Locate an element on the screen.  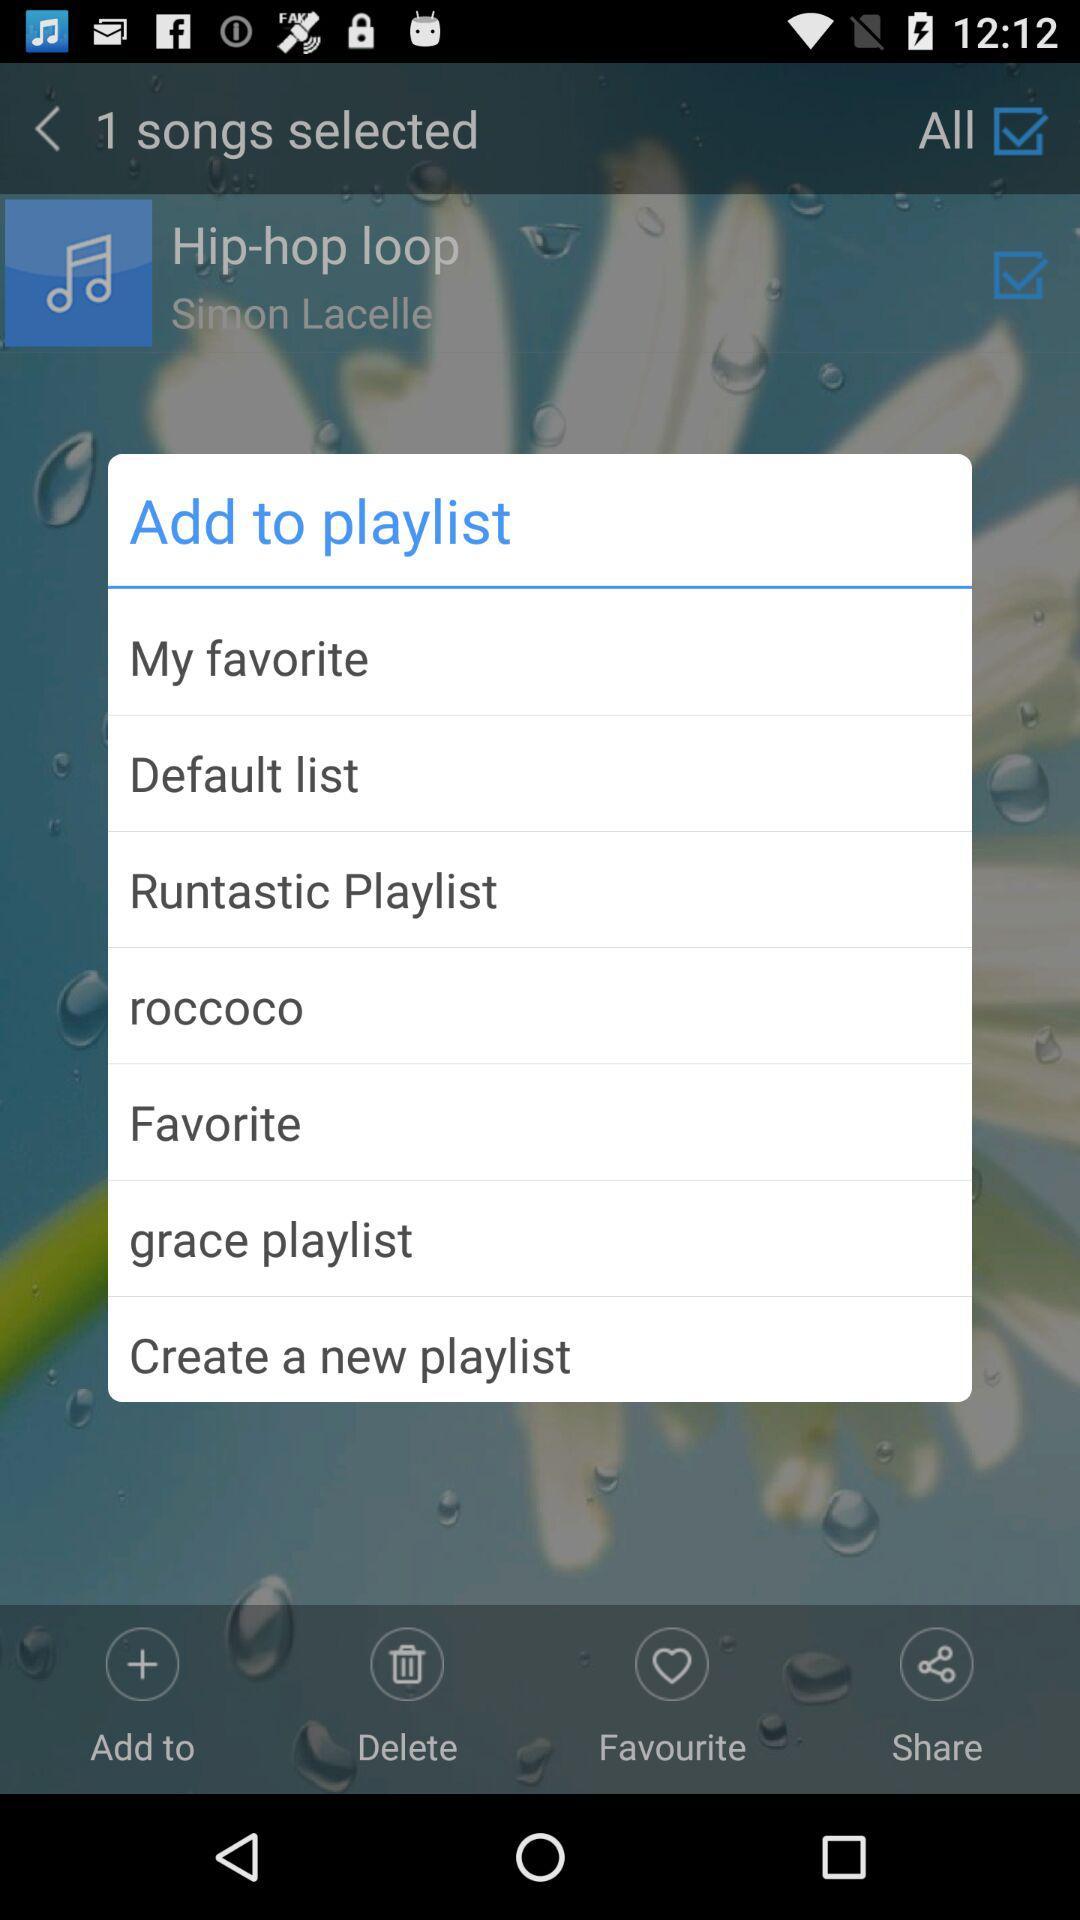
the default list icon is located at coordinates (540, 772).